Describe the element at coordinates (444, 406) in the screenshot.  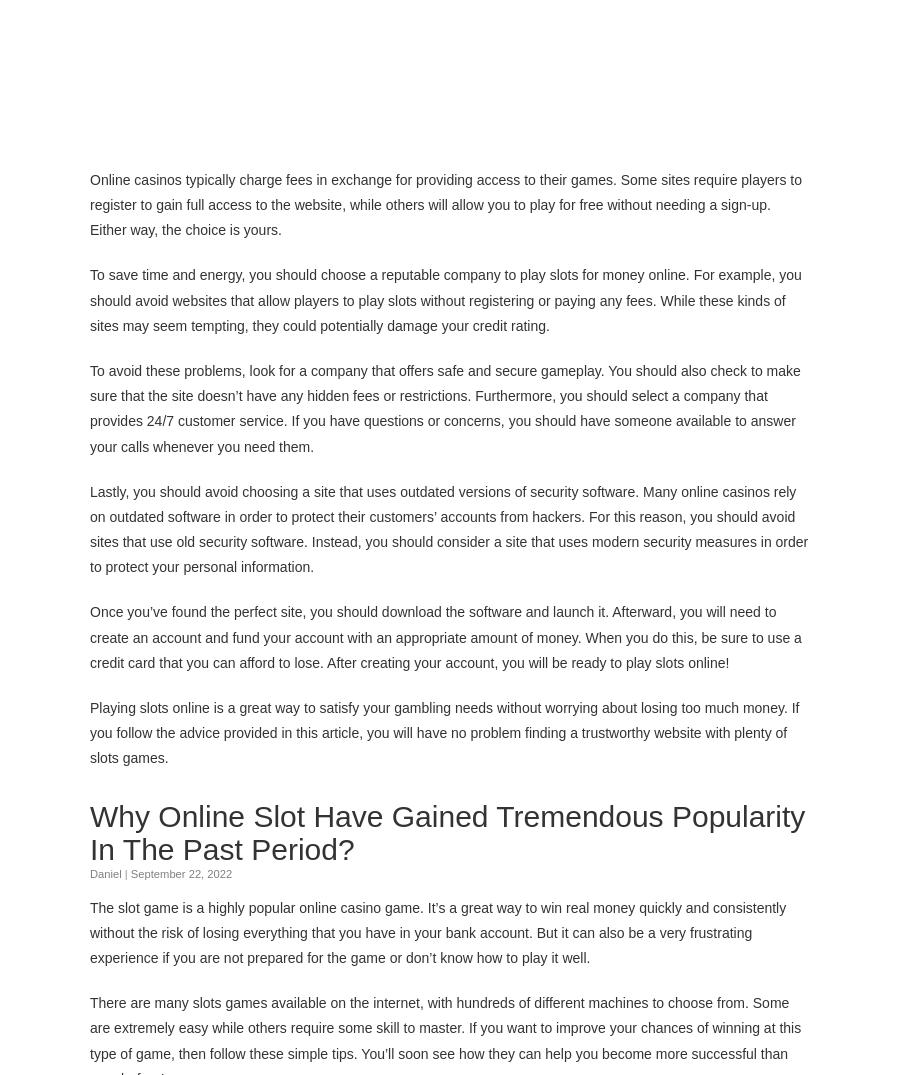
I see `'To avoid these problems, look for a company that offers safe and secure gameplay. You should also check to make sure that the site doesn’t have any hidden fees or restrictions. Furthermore, you should select a company that provides 24/7 customer service. If you have questions or concerns, you should have someone available to answer your calls whenever you need them.'` at that location.